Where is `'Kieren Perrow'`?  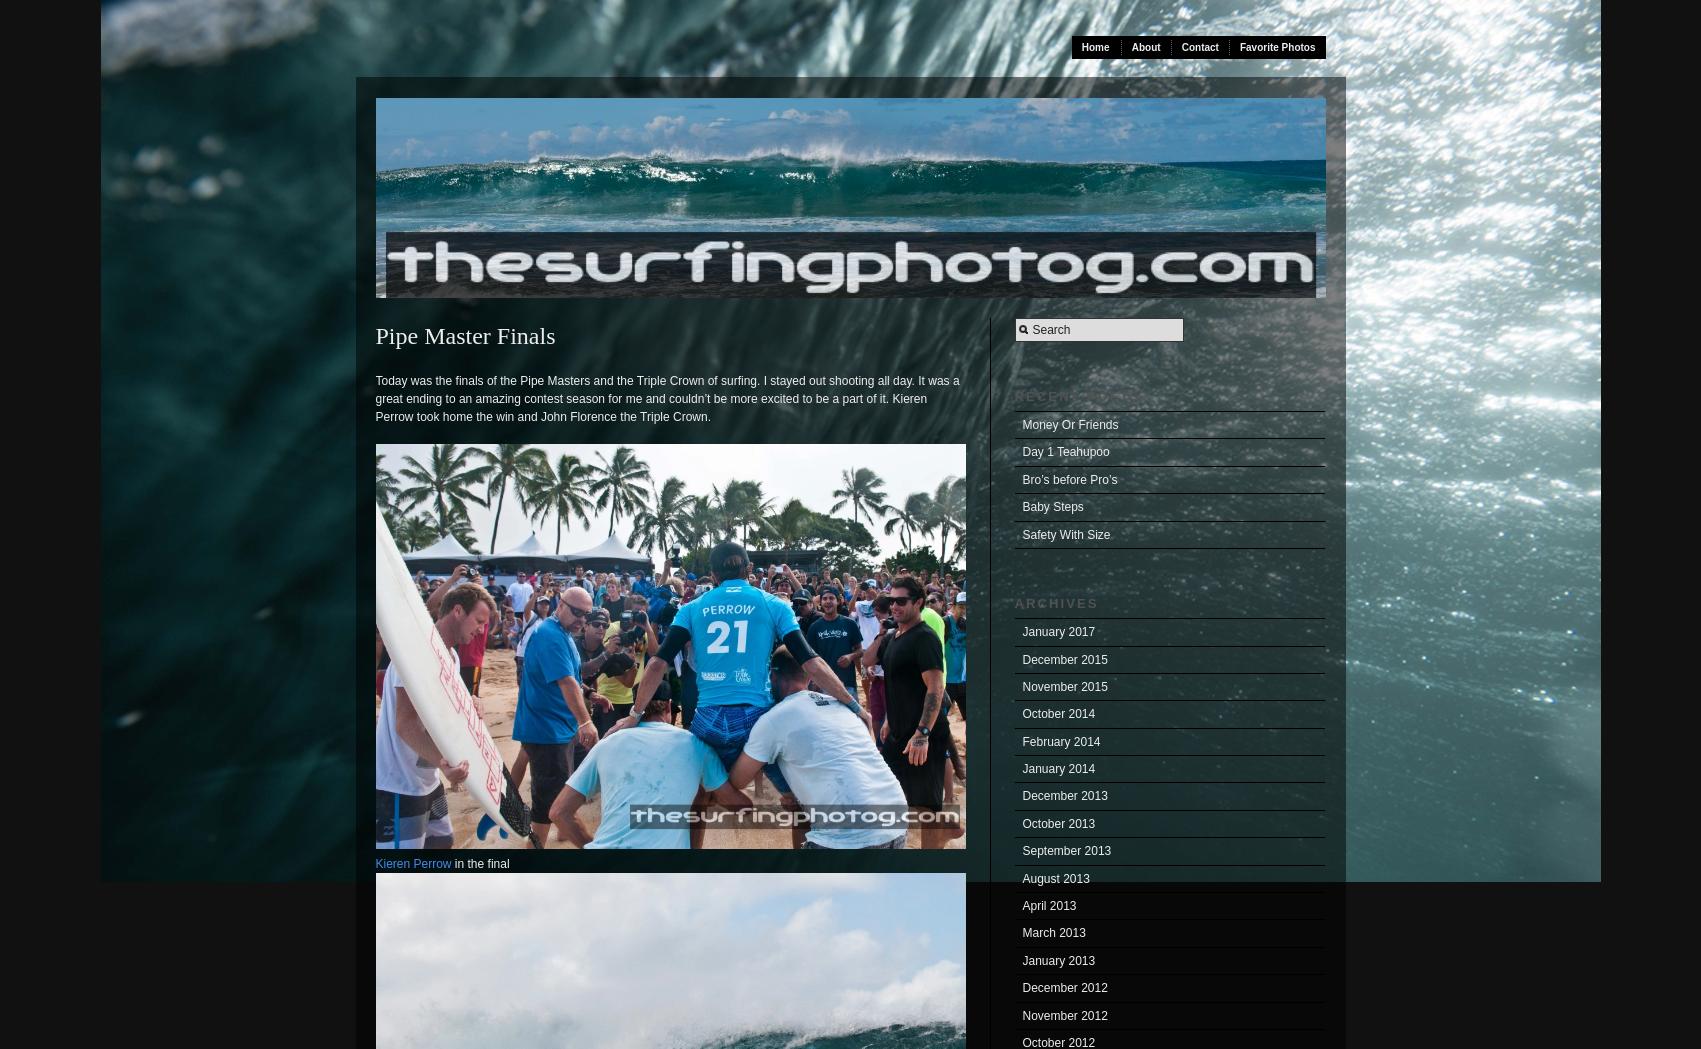 'Kieren Perrow' is located at coordinates (412, 863).